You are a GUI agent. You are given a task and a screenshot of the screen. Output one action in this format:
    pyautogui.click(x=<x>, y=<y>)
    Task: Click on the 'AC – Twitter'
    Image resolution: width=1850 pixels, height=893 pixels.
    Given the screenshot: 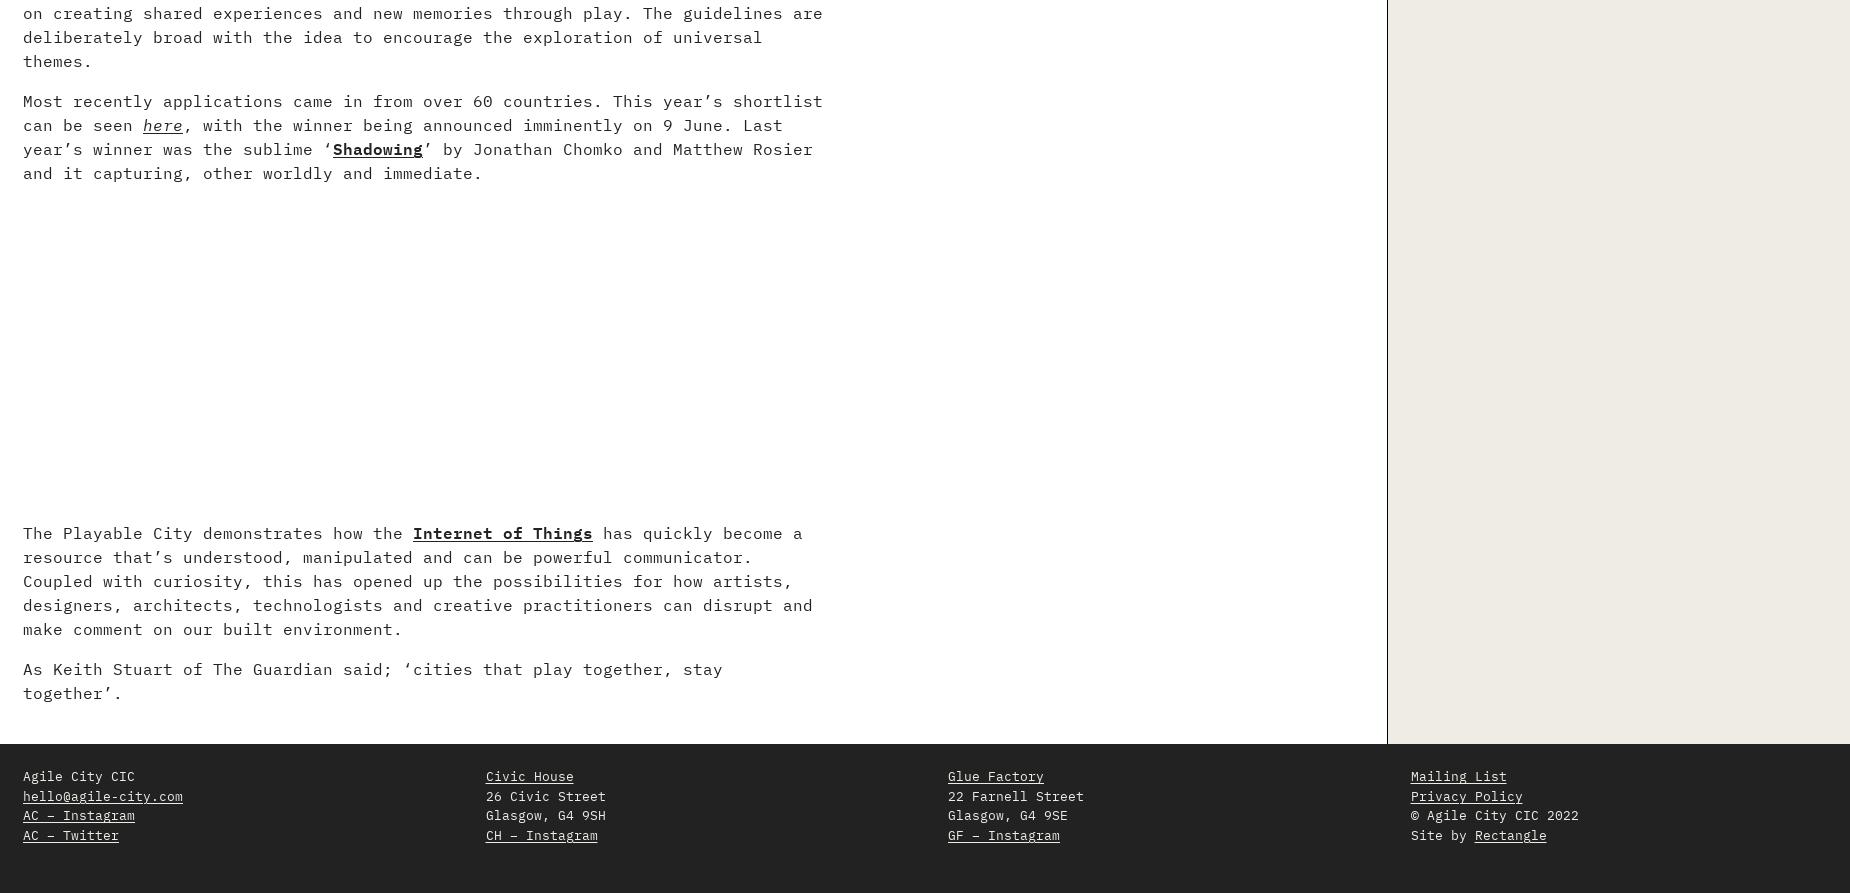 What is the action you would take?
    pyautogui.click(x=70, y=833)
    